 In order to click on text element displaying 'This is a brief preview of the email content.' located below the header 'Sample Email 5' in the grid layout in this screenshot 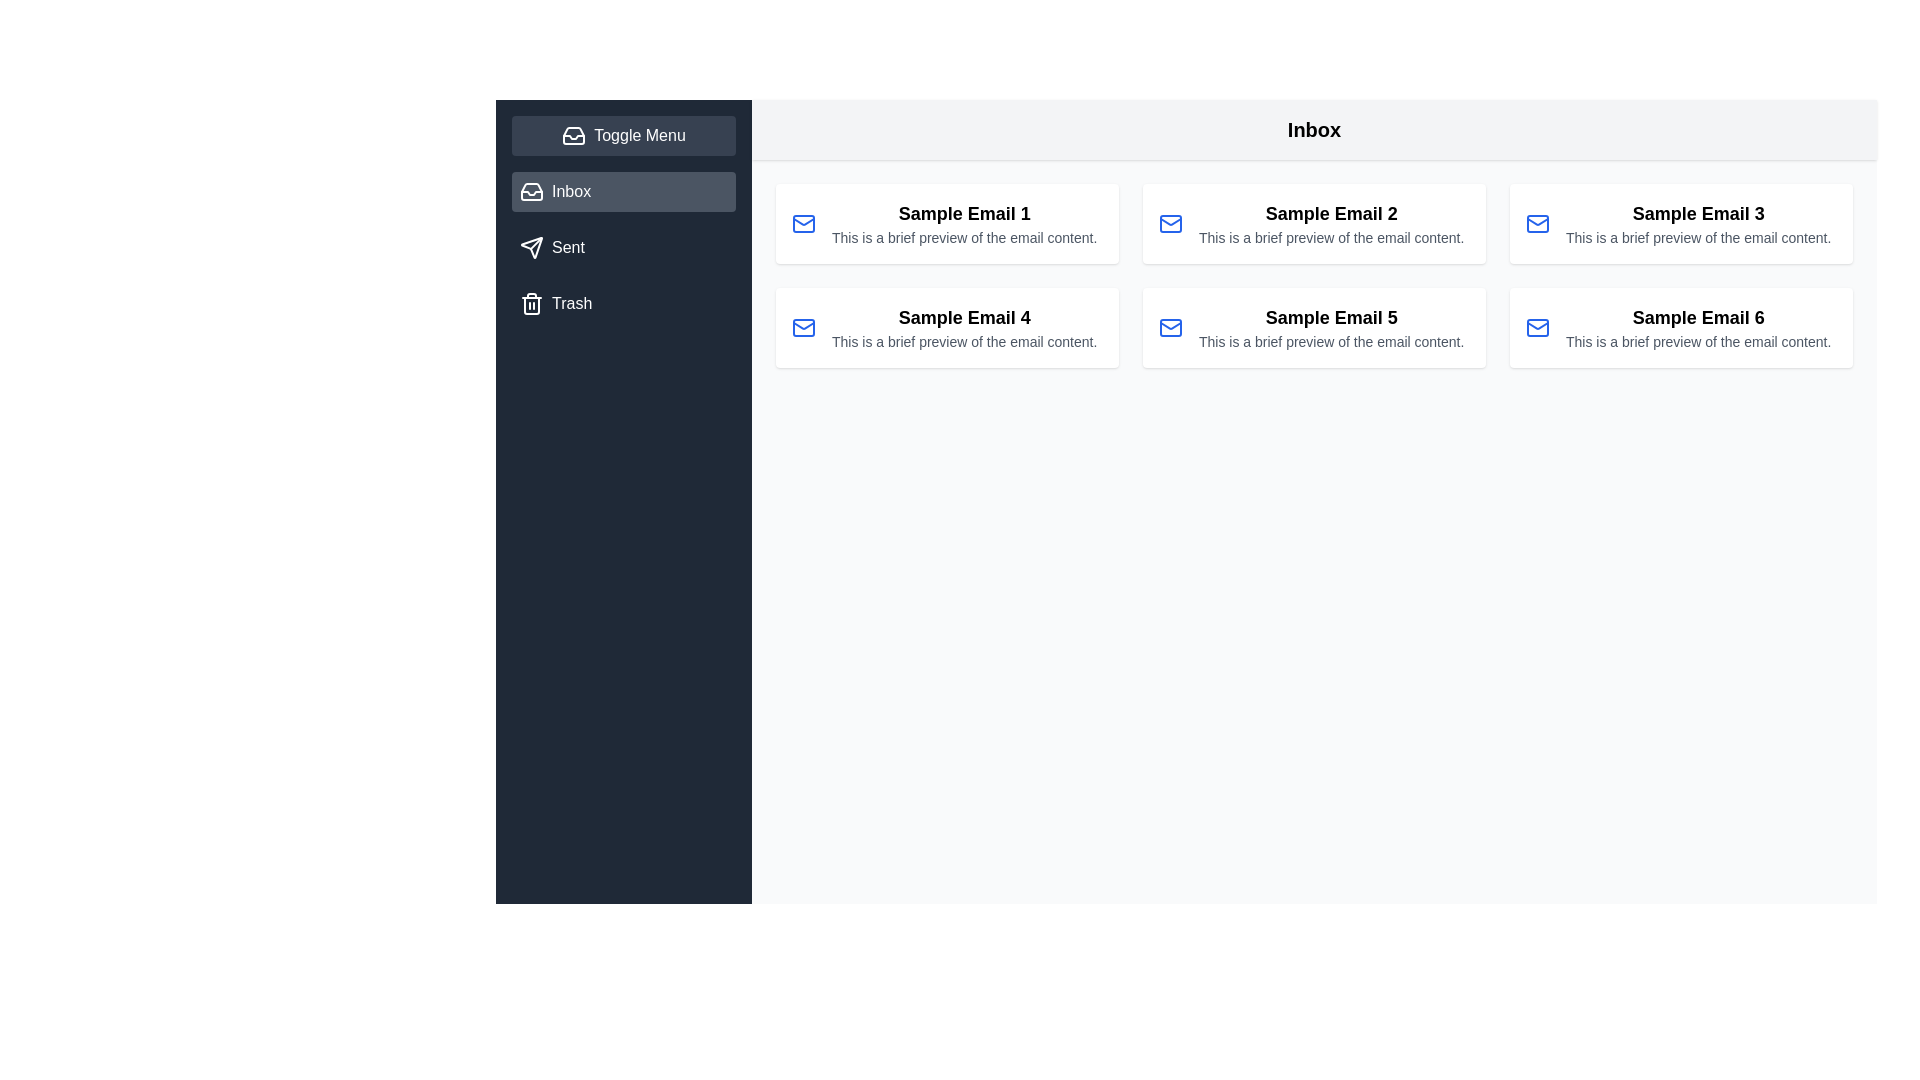, I will do `click(1331, 341)`.